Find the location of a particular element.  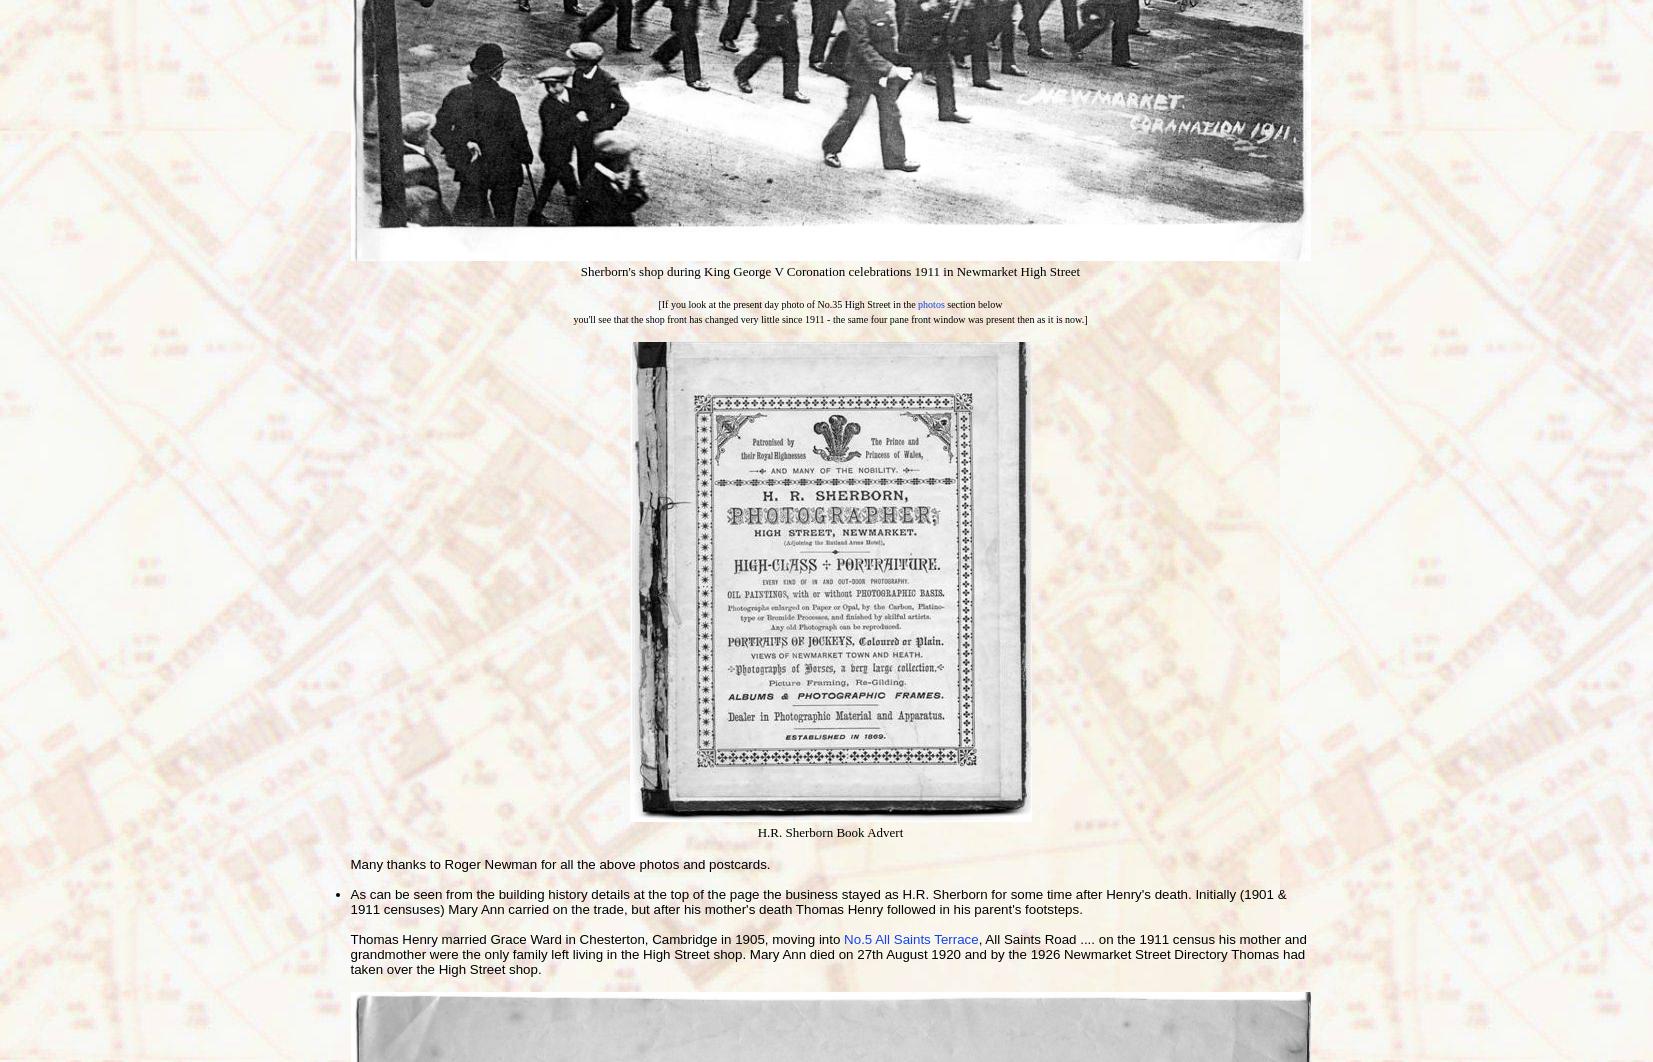

'H.R. Sherborn Book Advert' is located at coordinates (829, 831).